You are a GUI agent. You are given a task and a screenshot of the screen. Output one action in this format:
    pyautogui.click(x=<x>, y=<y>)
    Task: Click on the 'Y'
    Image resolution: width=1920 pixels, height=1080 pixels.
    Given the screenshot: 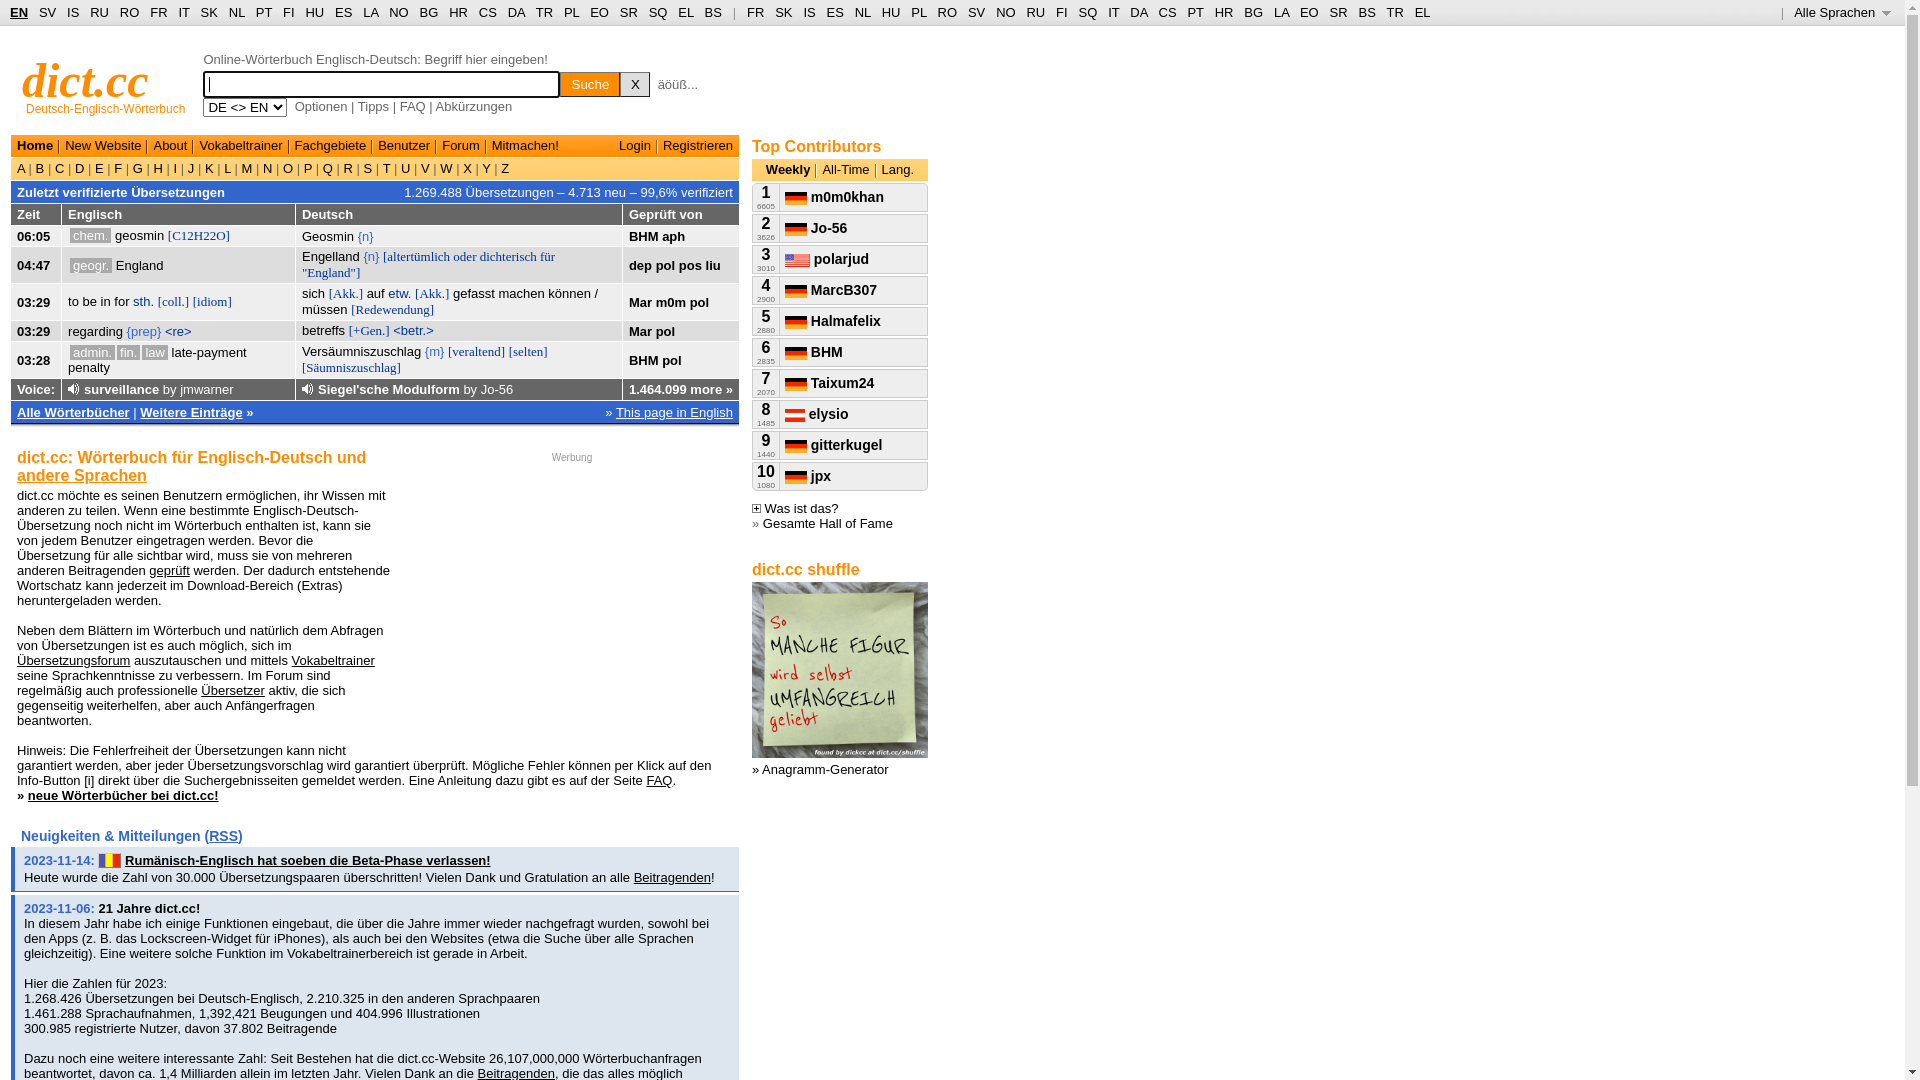 What is the action you would take?
    pyautogui.click(x=478, y=167)
    